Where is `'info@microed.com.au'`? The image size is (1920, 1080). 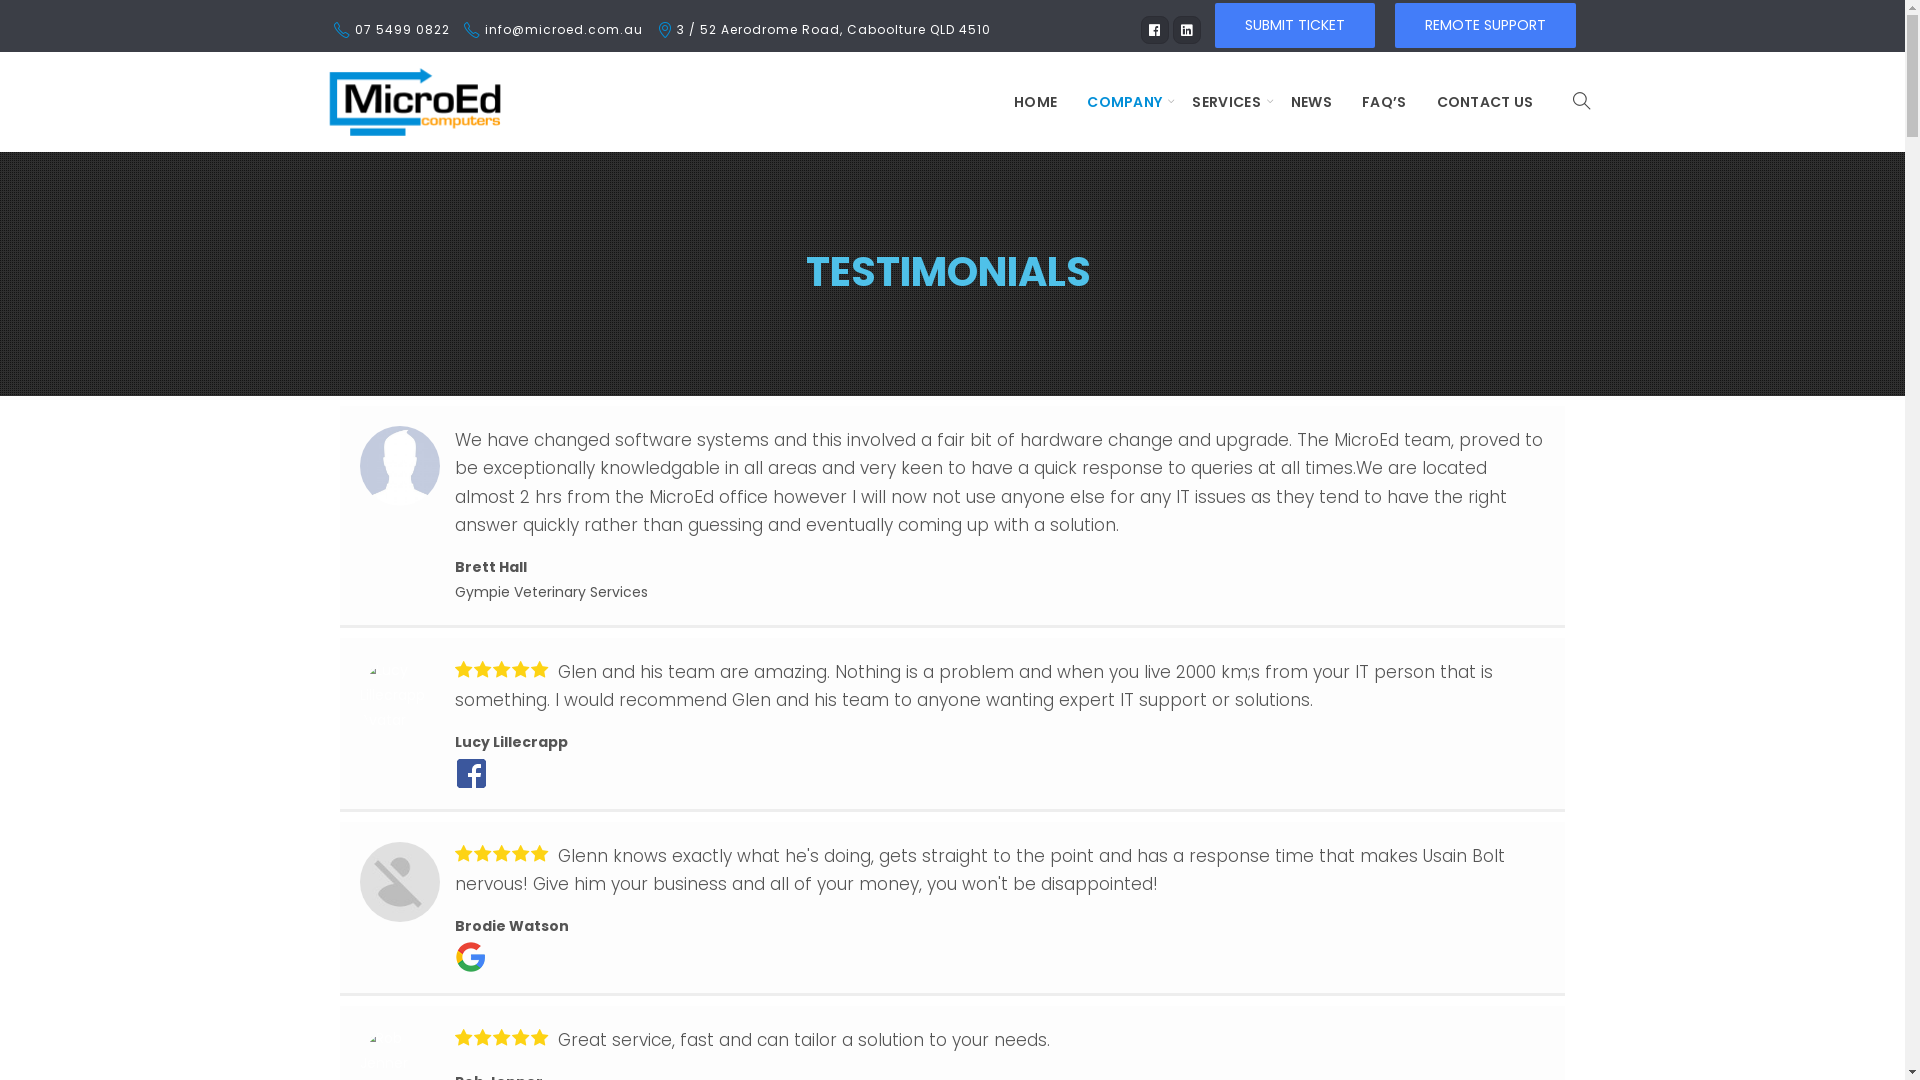
'info@microed.com.au' is located at coordinates (561, 29).